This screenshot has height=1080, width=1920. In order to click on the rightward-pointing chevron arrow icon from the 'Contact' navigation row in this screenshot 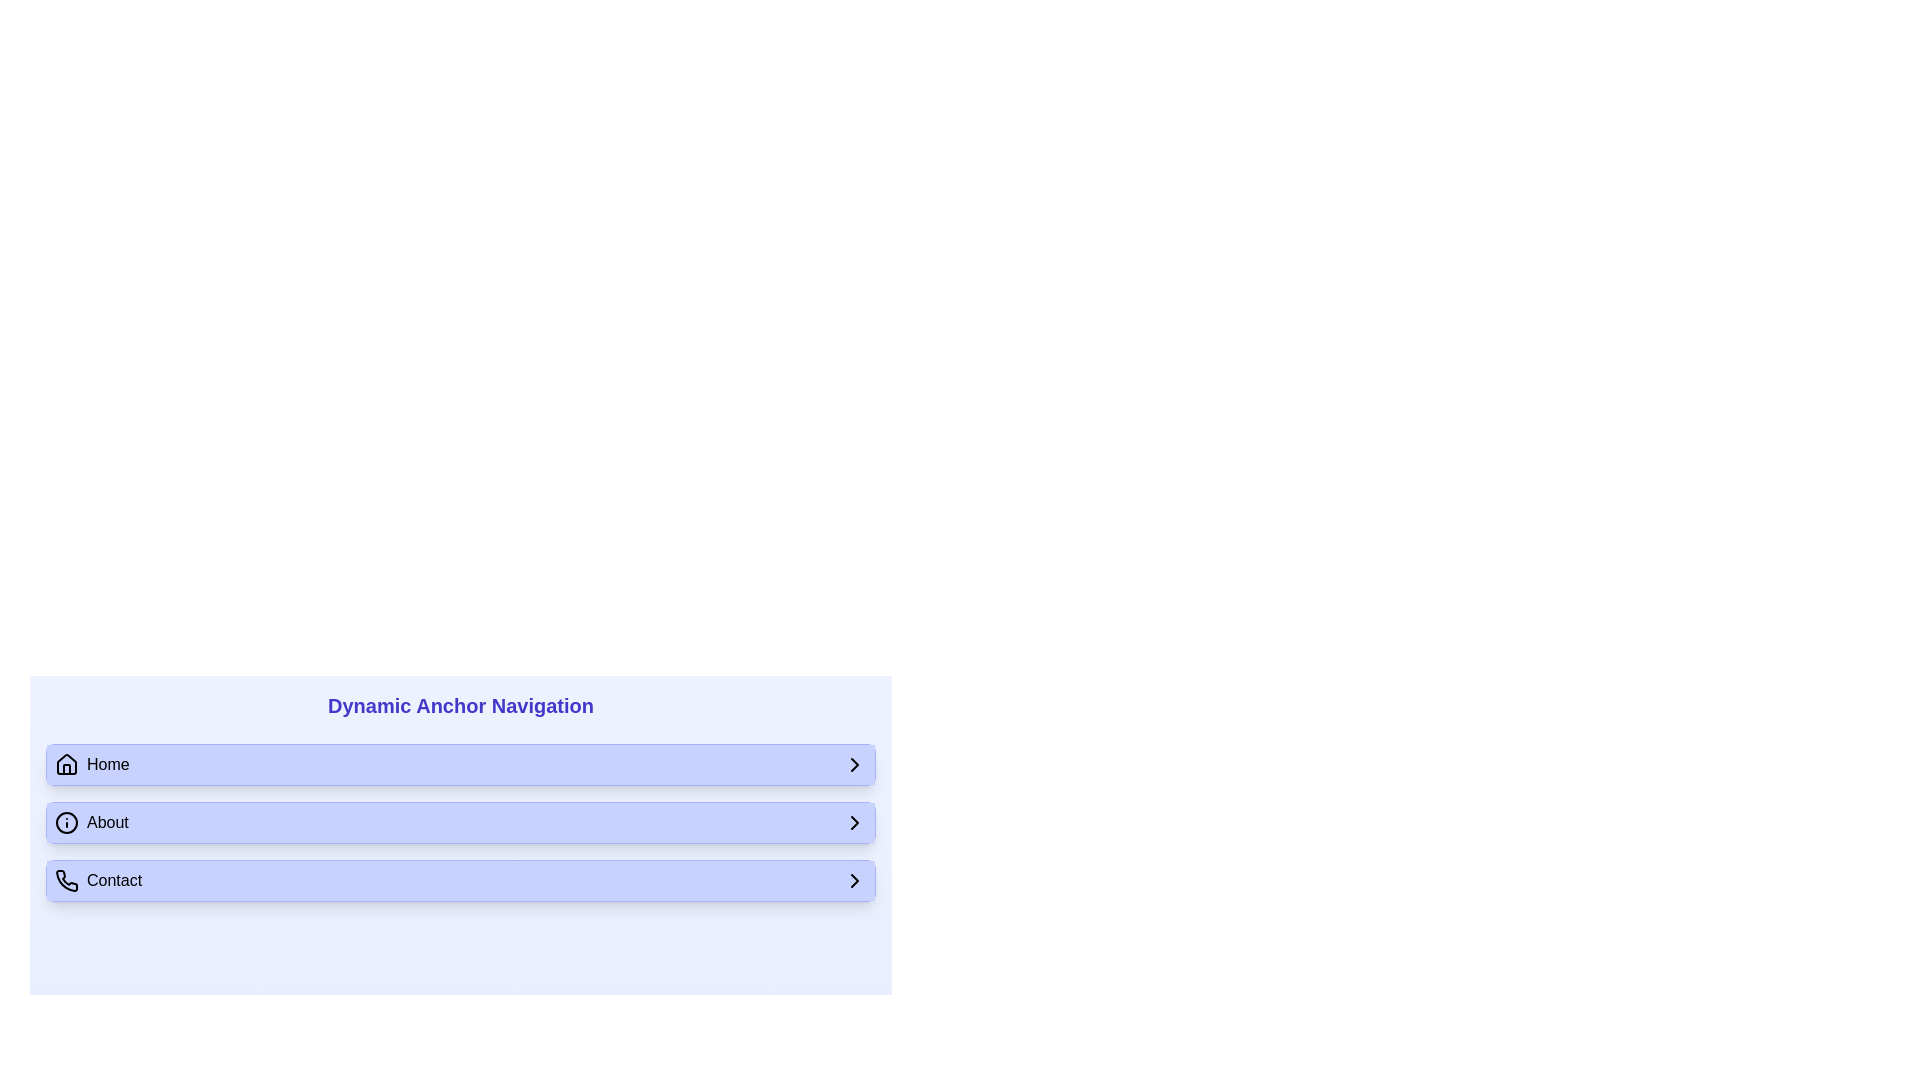, I will do `click(854, 879)`.